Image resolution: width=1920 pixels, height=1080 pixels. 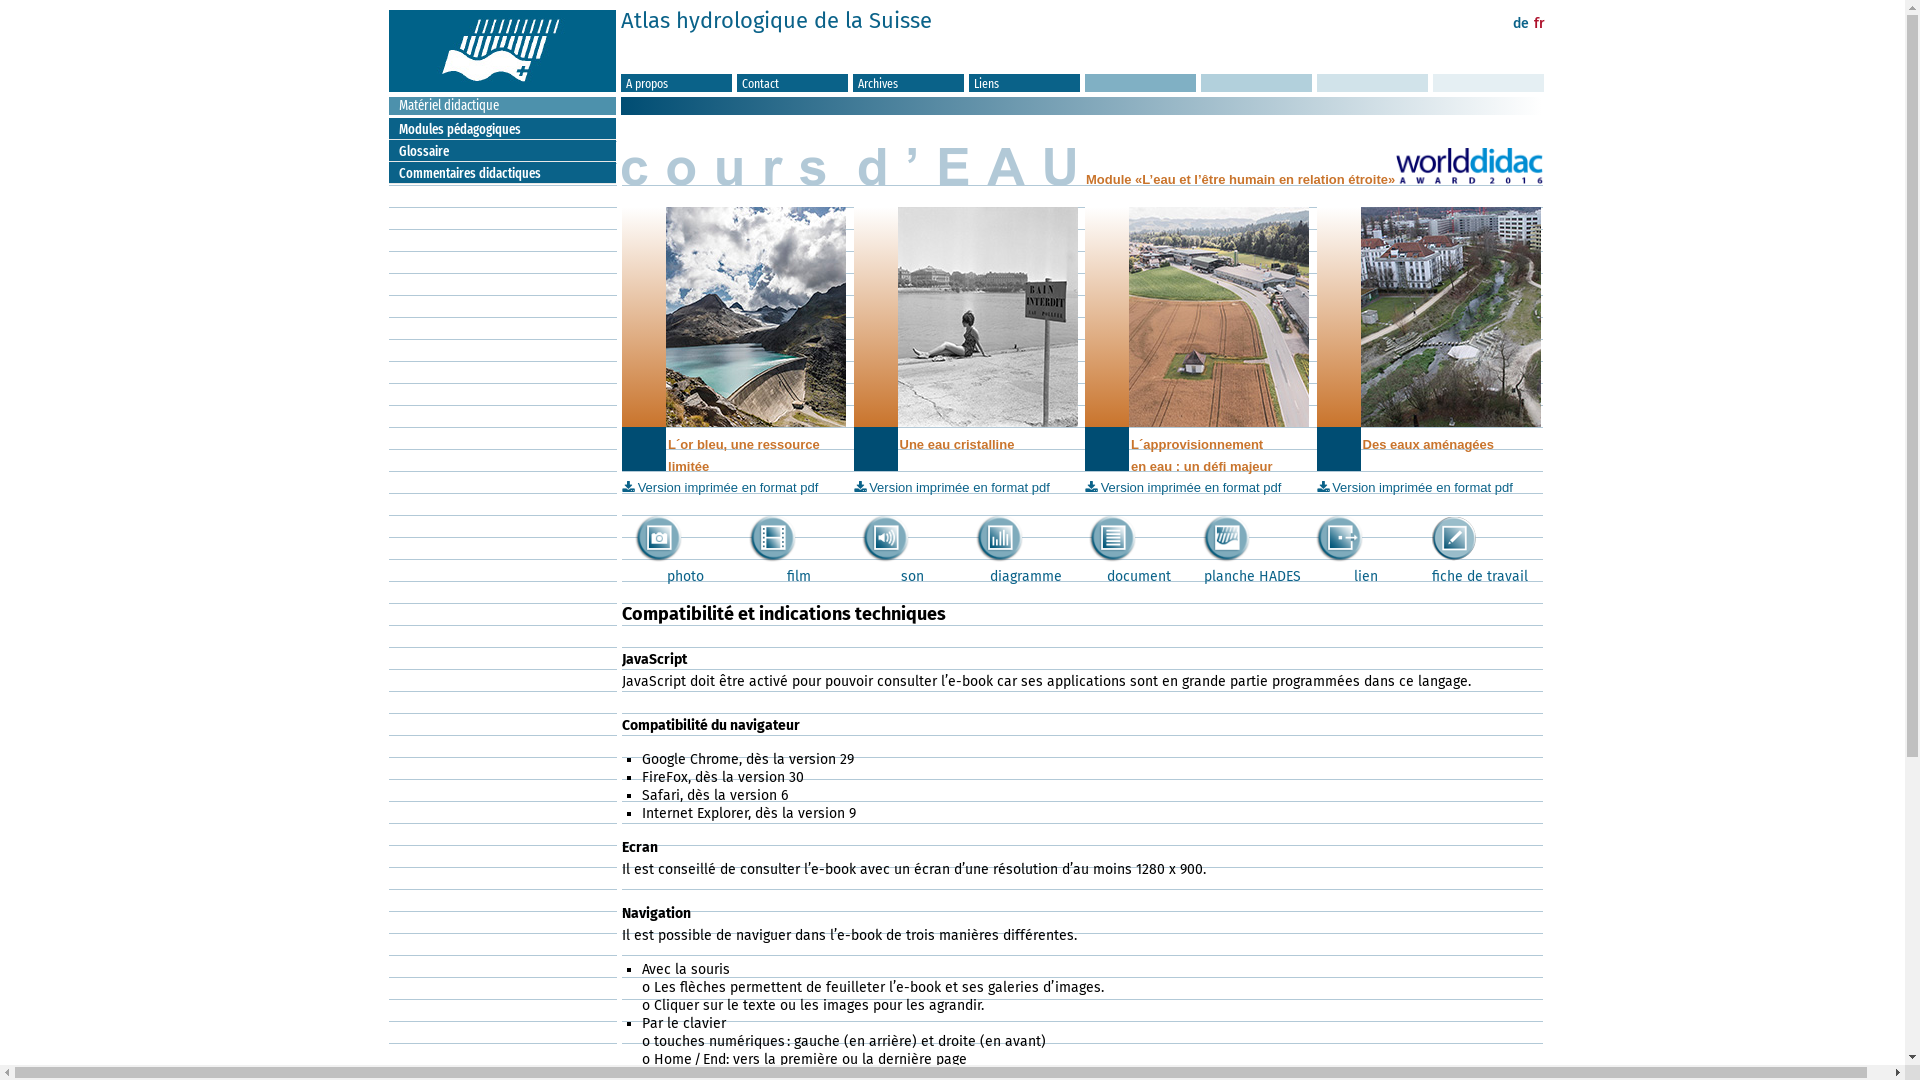 I want to click on 'A propos', so click(x=619, y=82).